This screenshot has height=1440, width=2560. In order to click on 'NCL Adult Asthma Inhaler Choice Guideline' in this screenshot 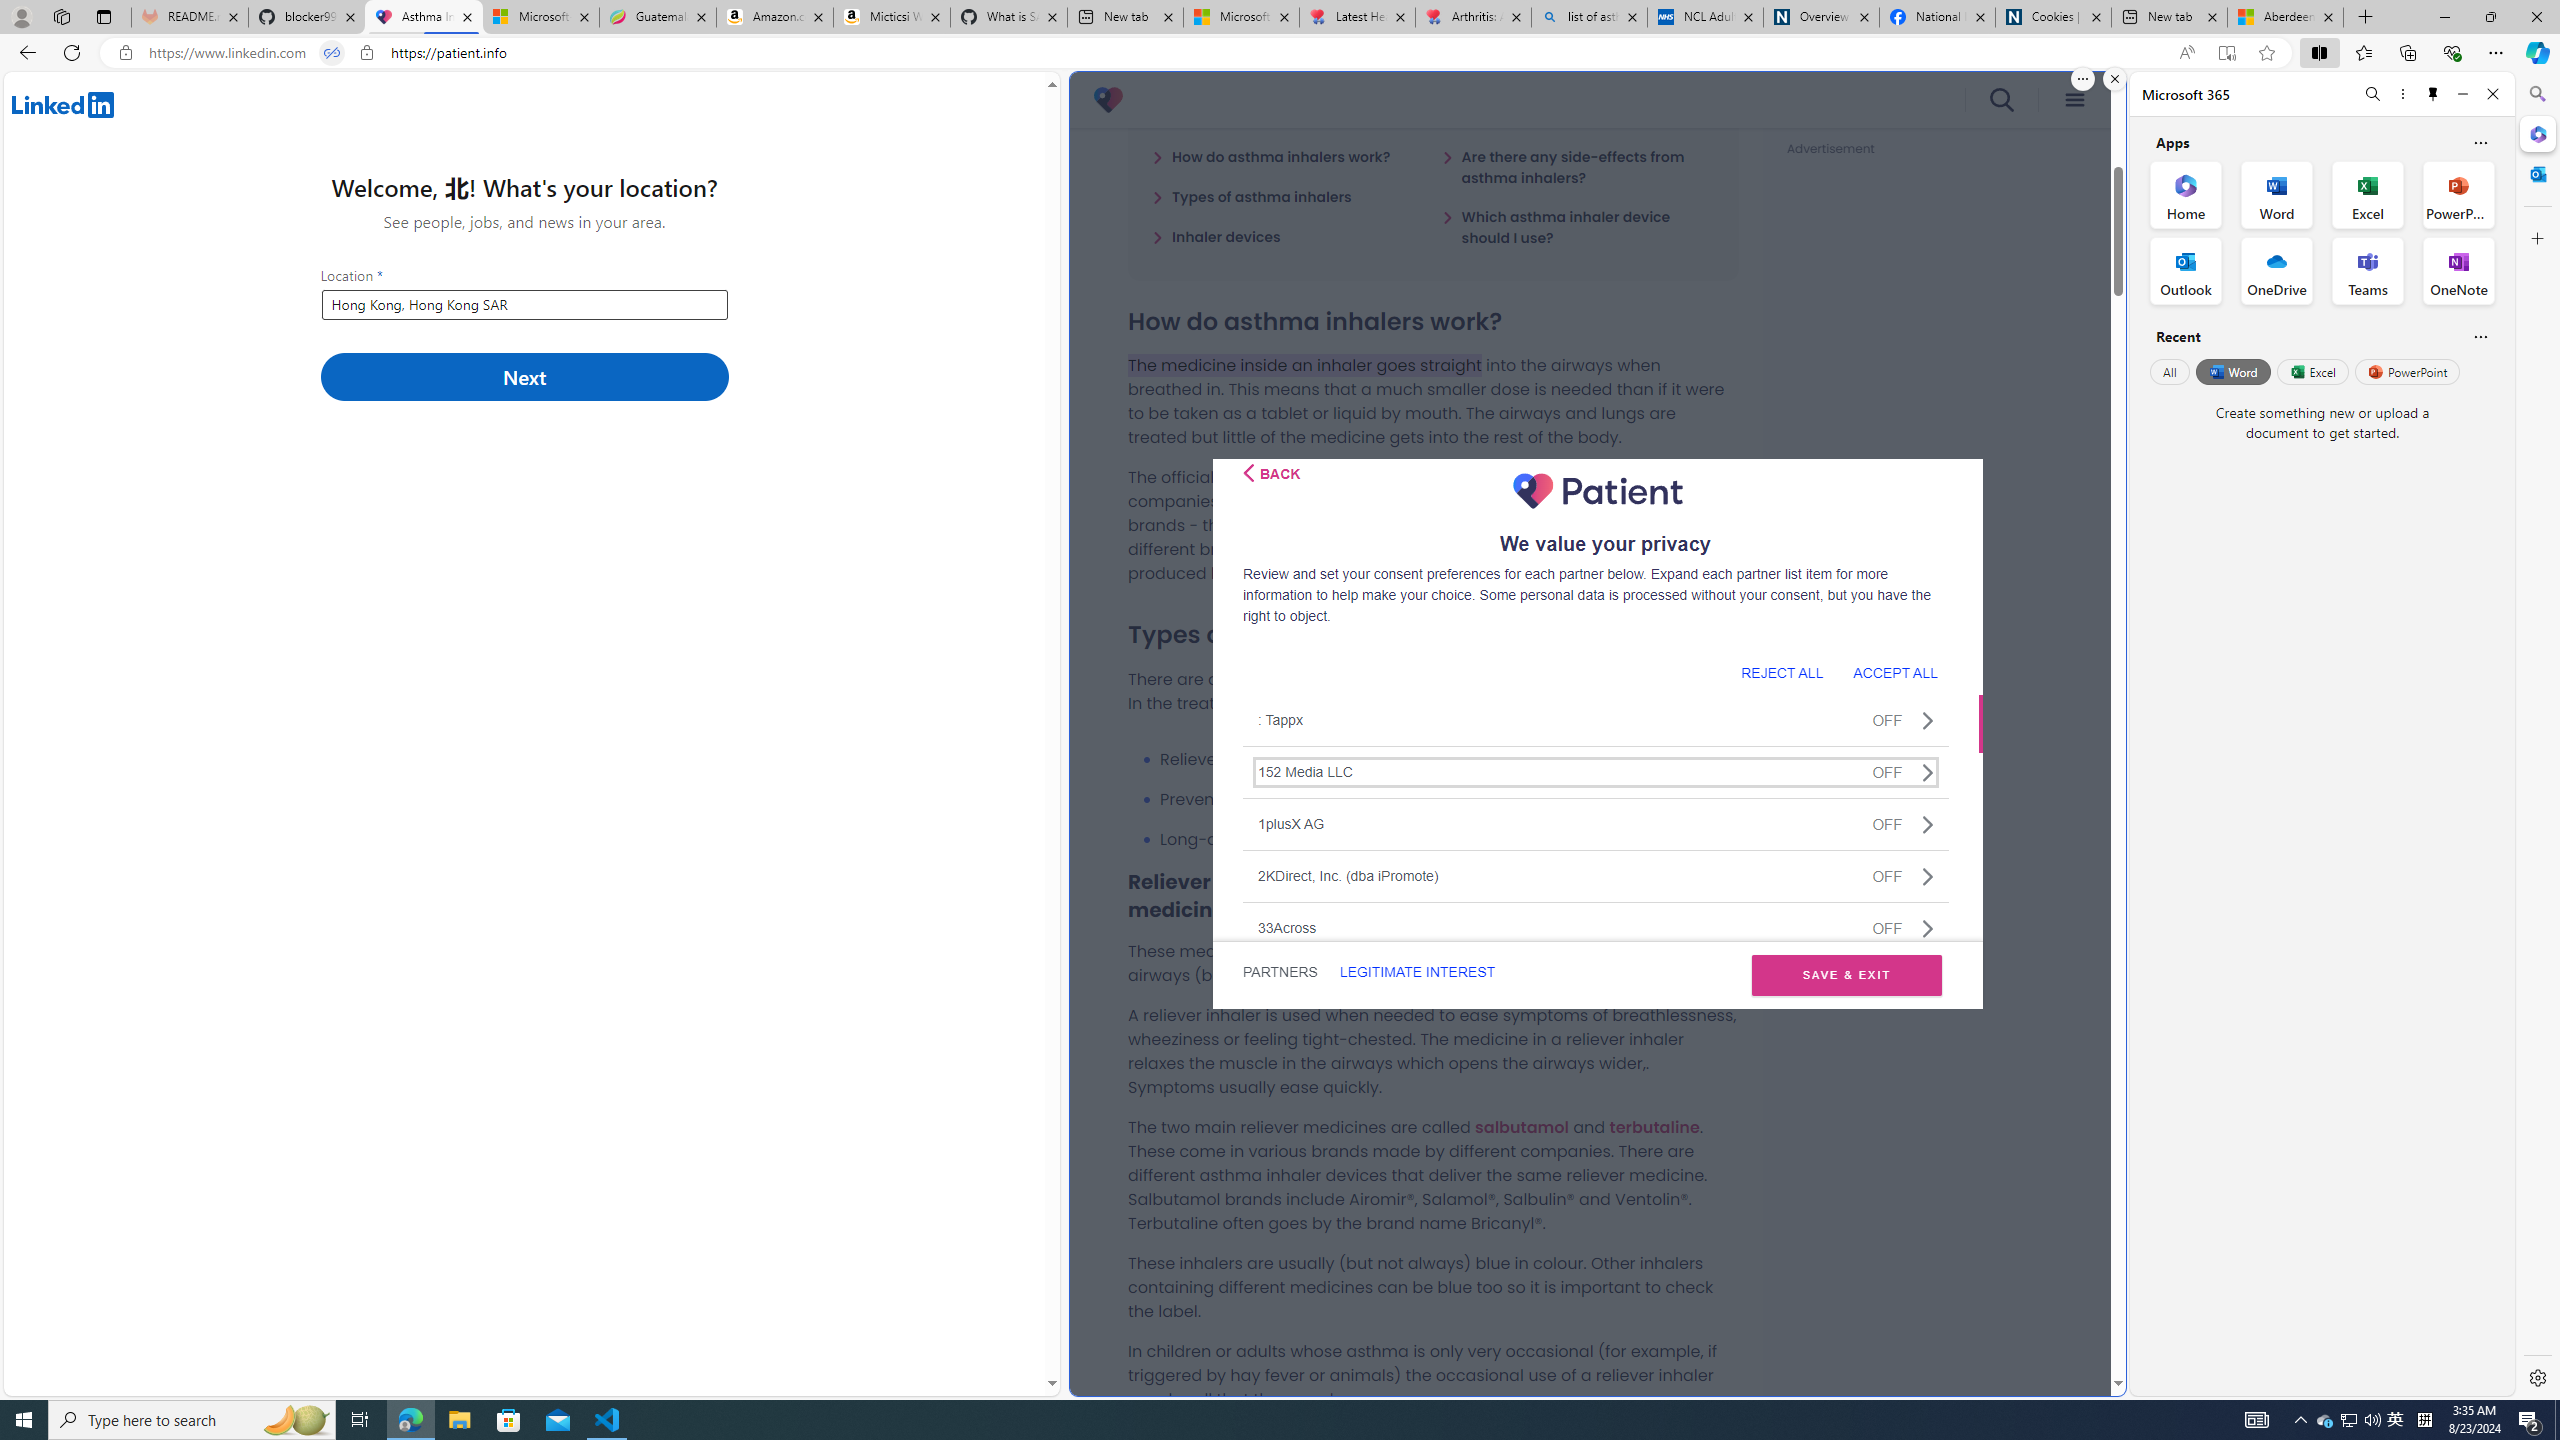, I will do `click(1703, 16)`.